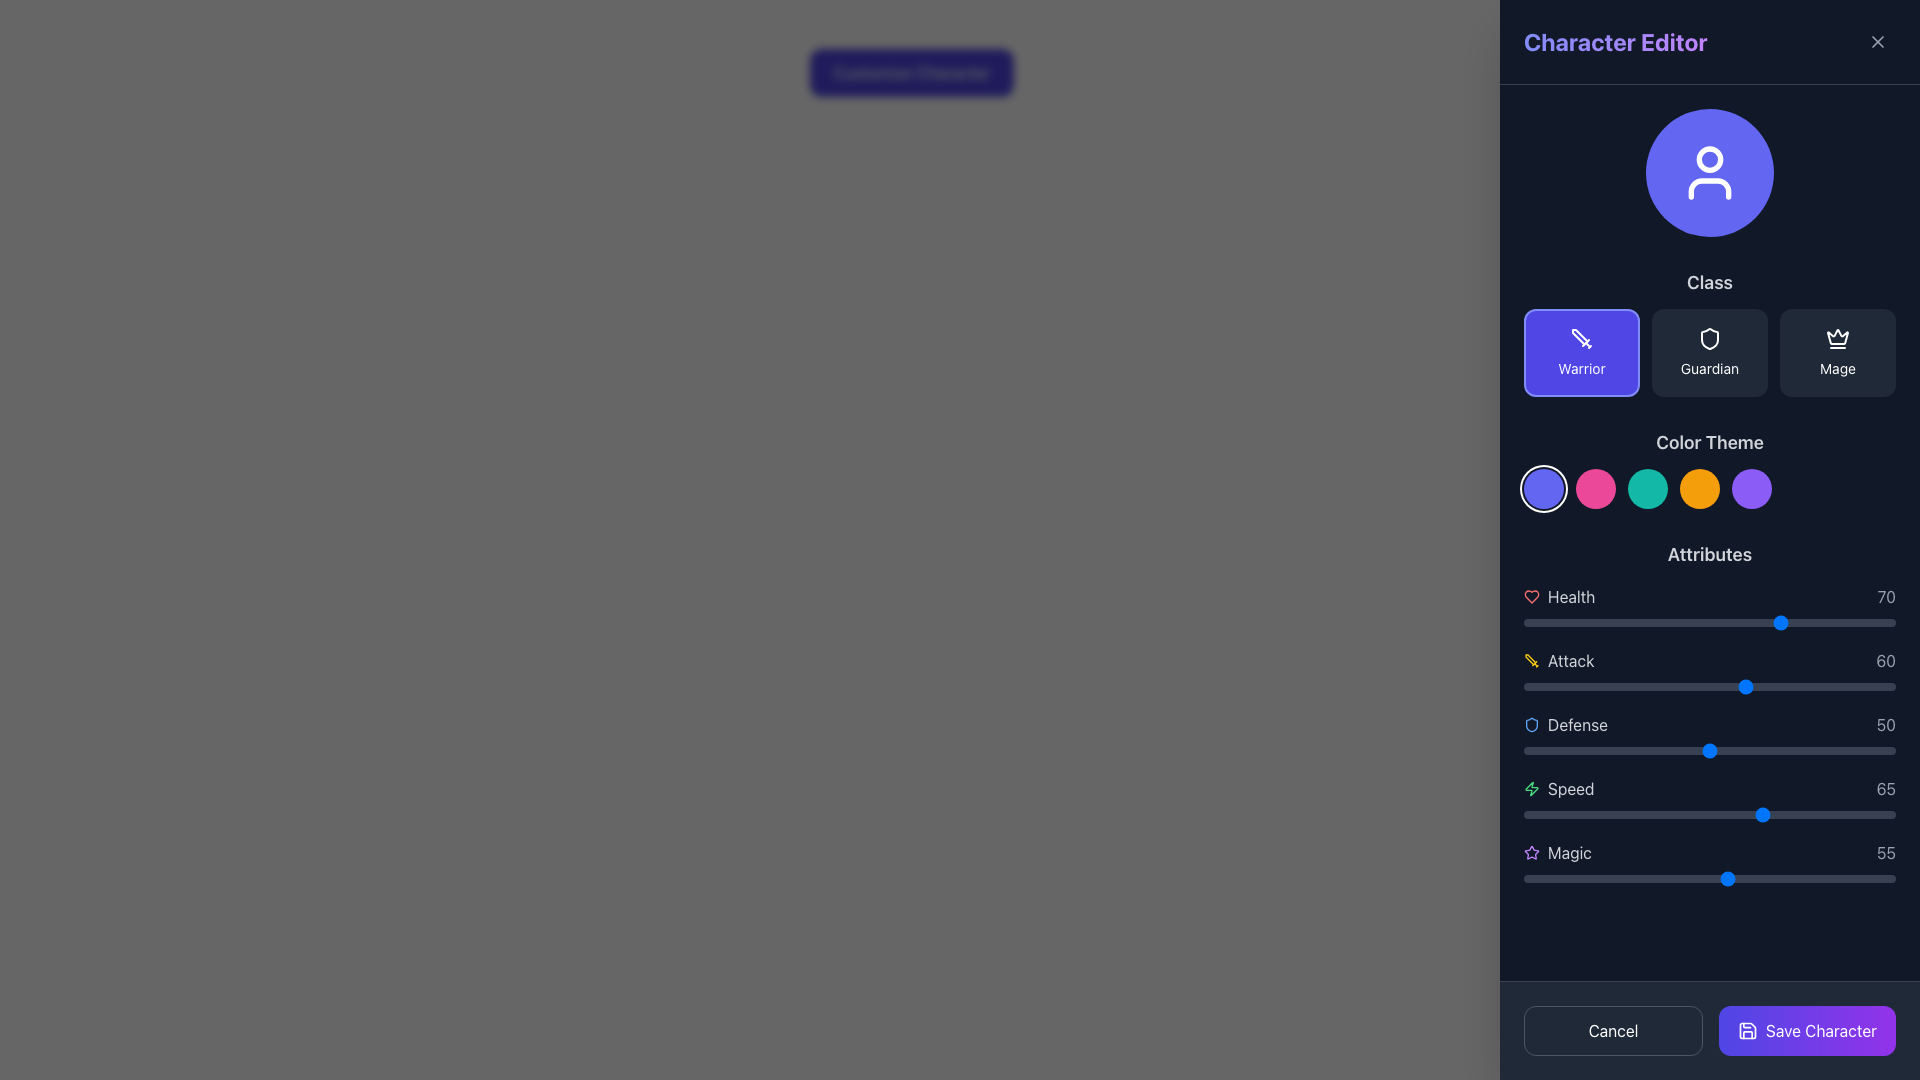 The height and width of the screenshot is (1080, 1920). I want to click on the 'Attack' attribute display element, which shows the value '60' and is located in the central region of the 'Attributes' section, specifically the second attribute listed, so click(1708, 660).